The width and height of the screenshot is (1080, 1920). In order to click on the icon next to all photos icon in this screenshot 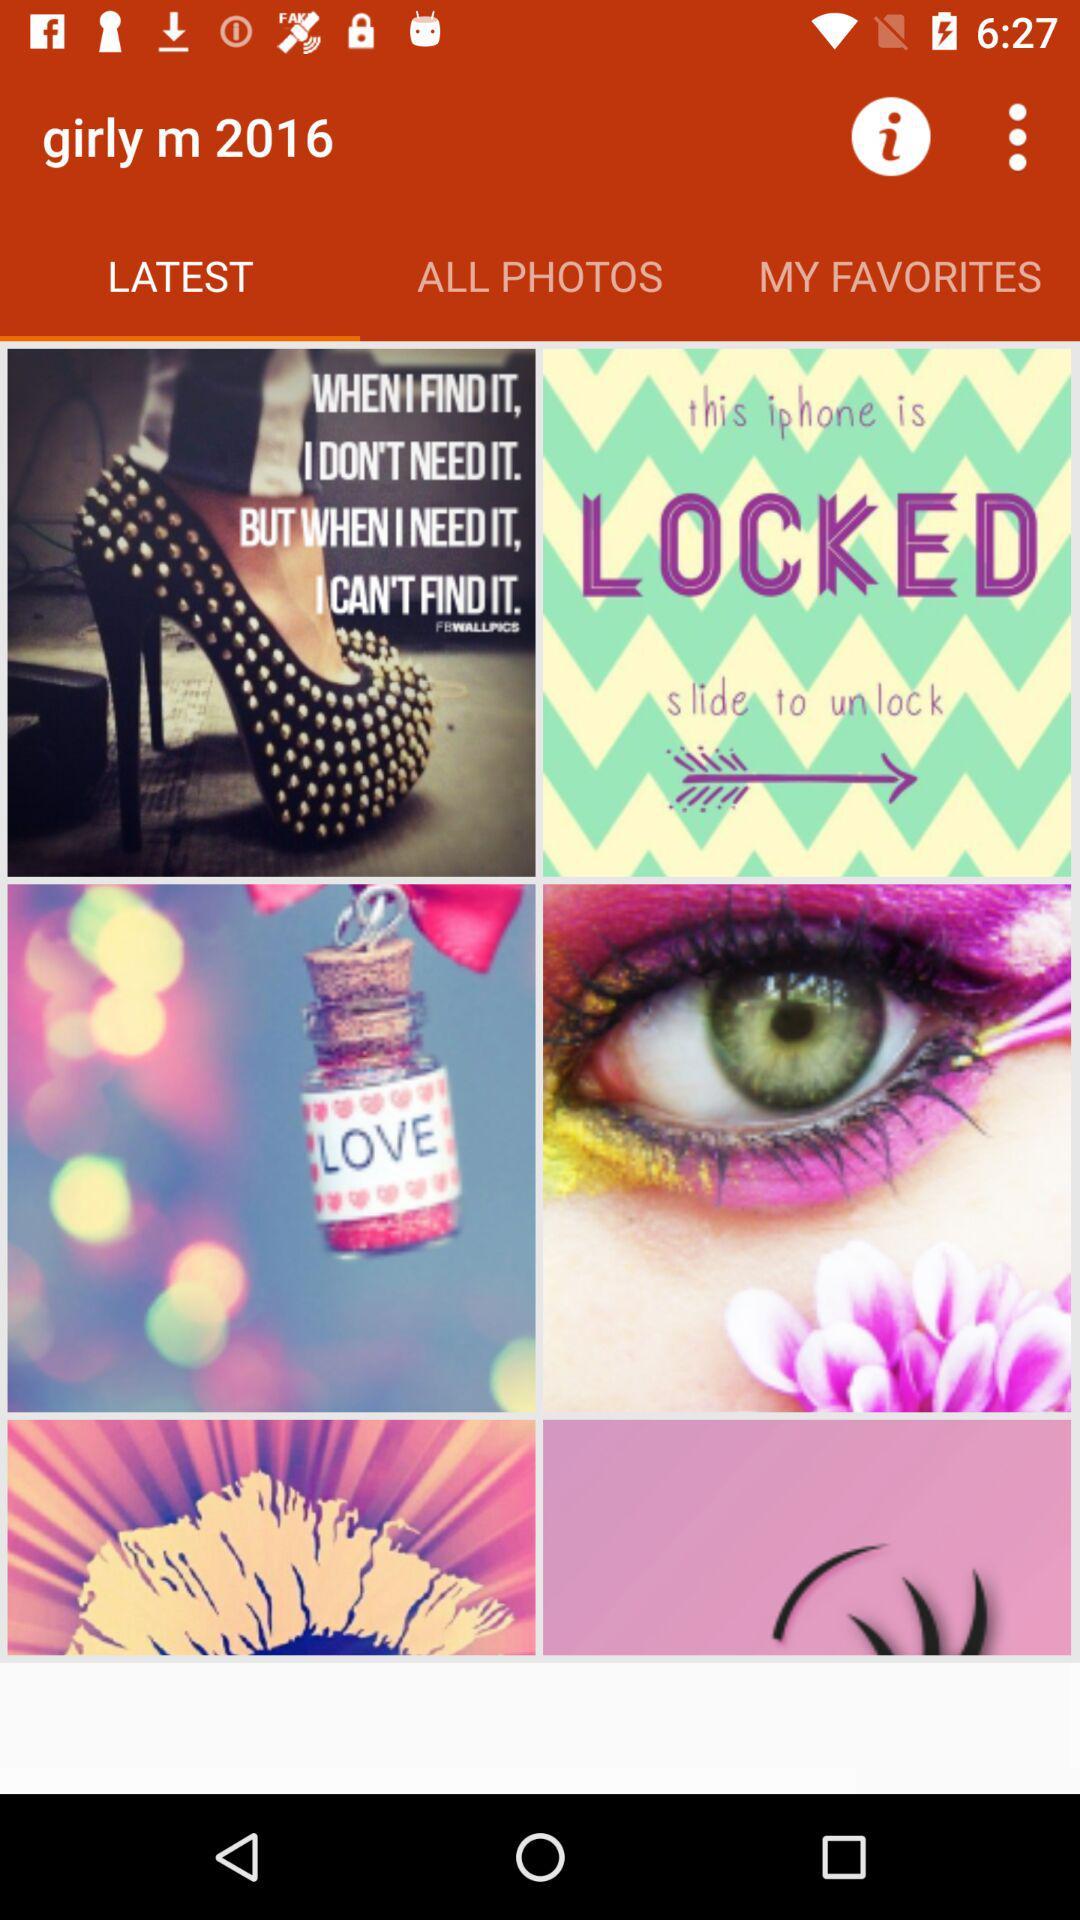, I will do `click(890, 135)`.